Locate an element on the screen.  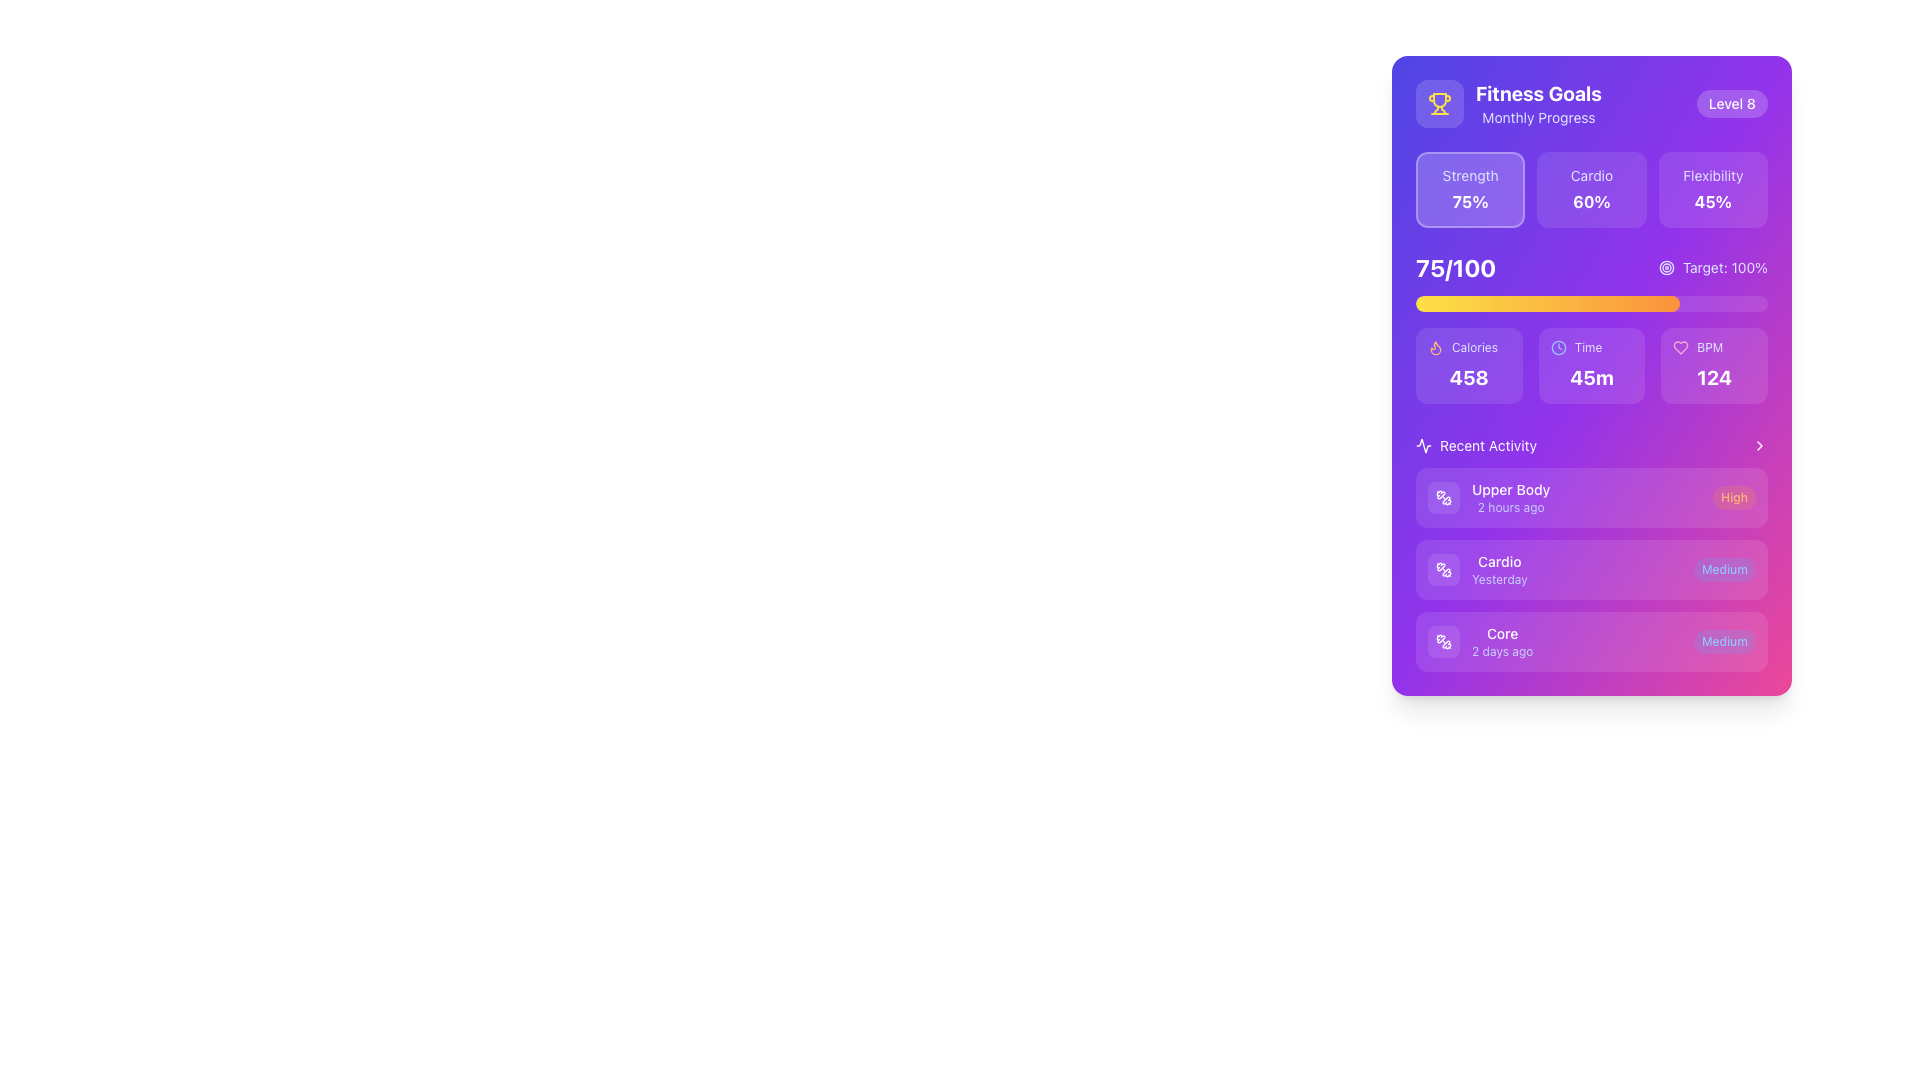
the static text label that identifies the type or name of the activity in the fourth item of the vertical list under the 'Recent Activity' section is located at coordinates (1502, 633).